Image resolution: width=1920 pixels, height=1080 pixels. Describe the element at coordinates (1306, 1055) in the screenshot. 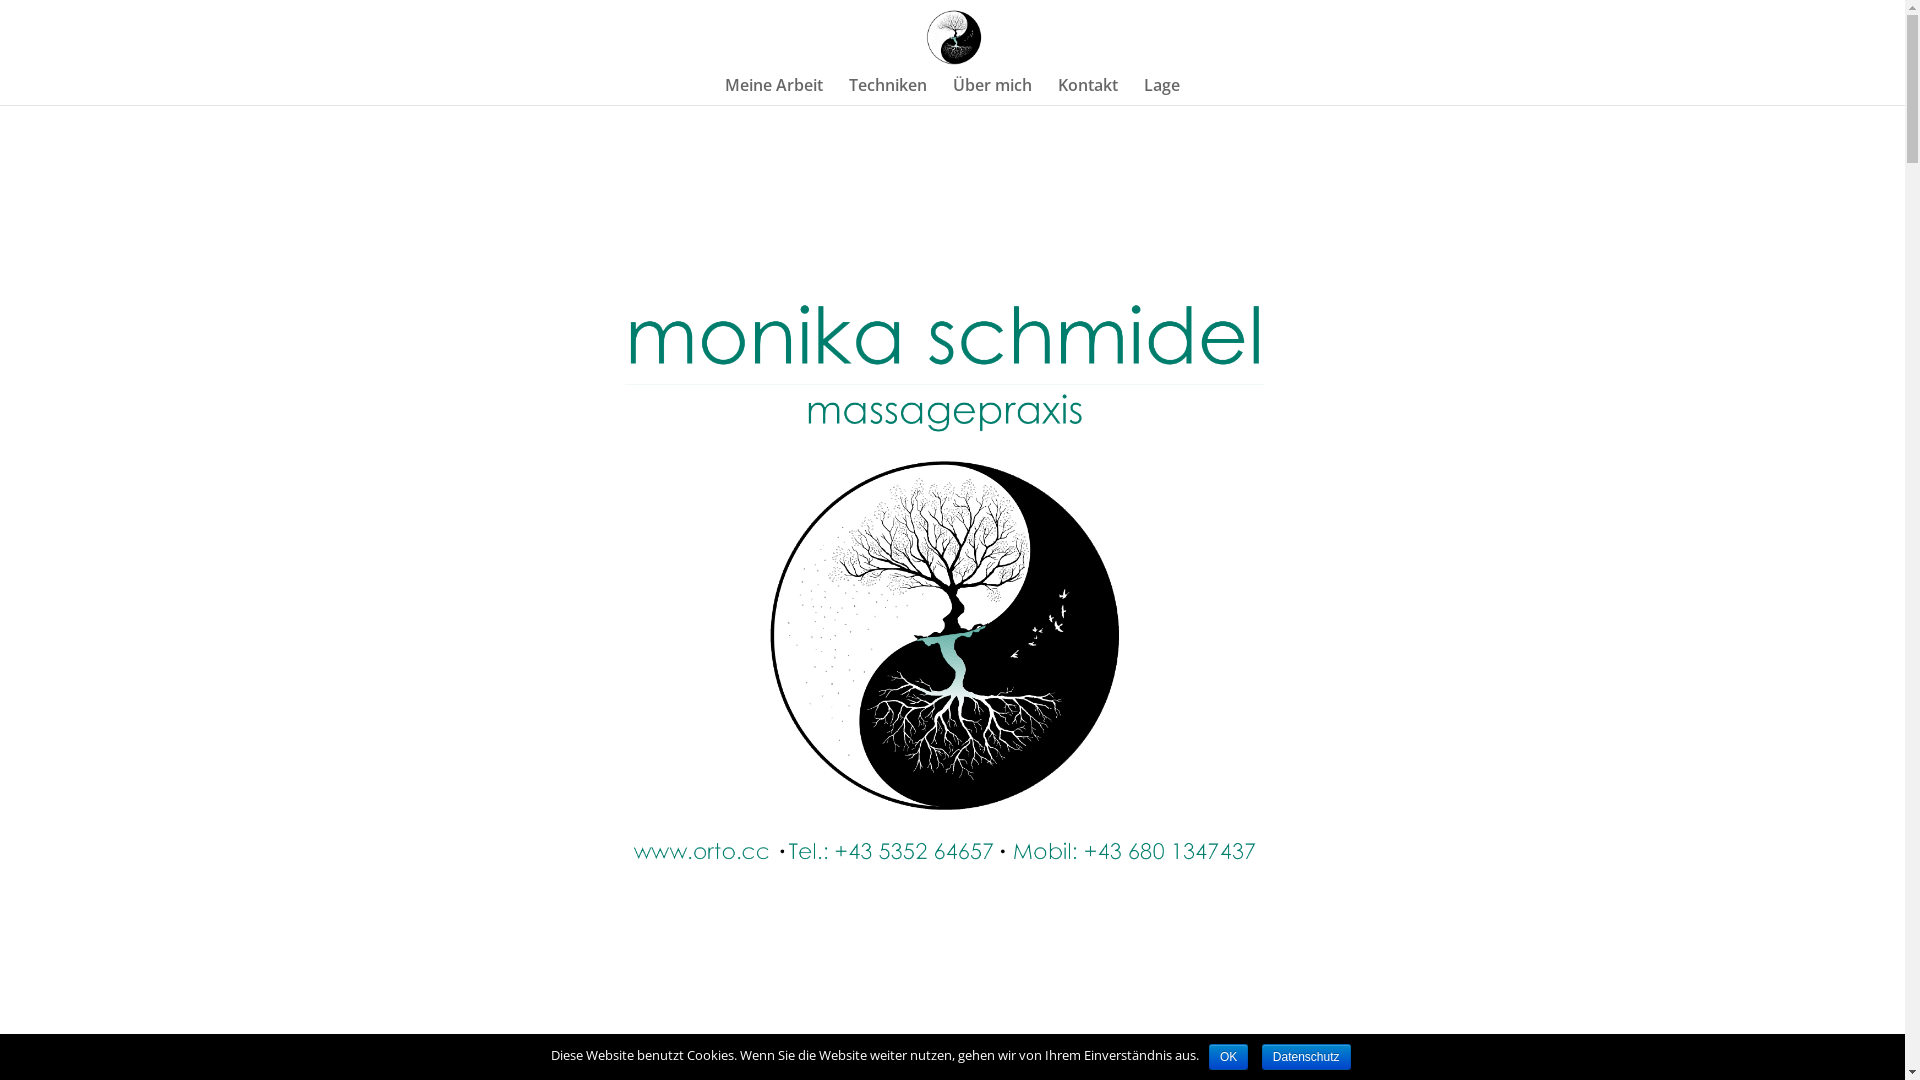

I see `'Datenschutz'` at that location.